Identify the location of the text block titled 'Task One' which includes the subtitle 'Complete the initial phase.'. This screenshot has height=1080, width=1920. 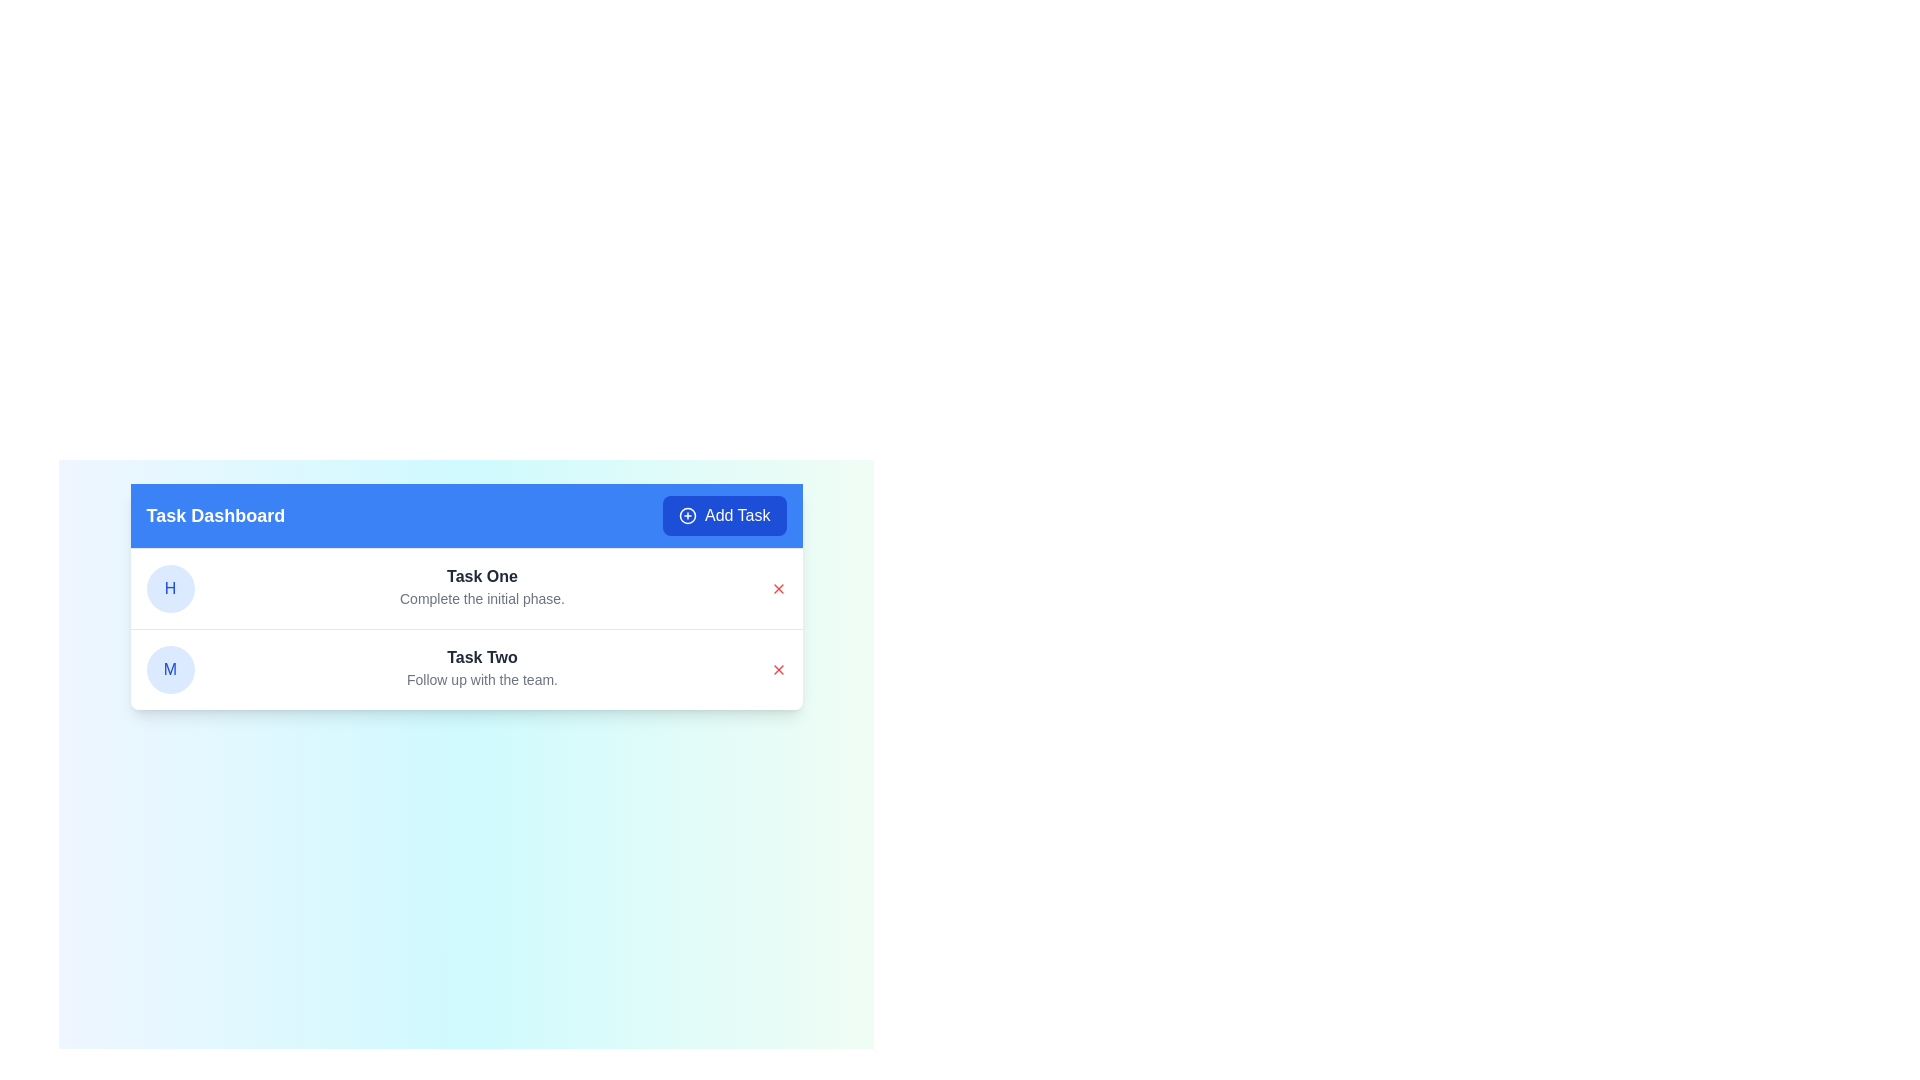
(482, 588).